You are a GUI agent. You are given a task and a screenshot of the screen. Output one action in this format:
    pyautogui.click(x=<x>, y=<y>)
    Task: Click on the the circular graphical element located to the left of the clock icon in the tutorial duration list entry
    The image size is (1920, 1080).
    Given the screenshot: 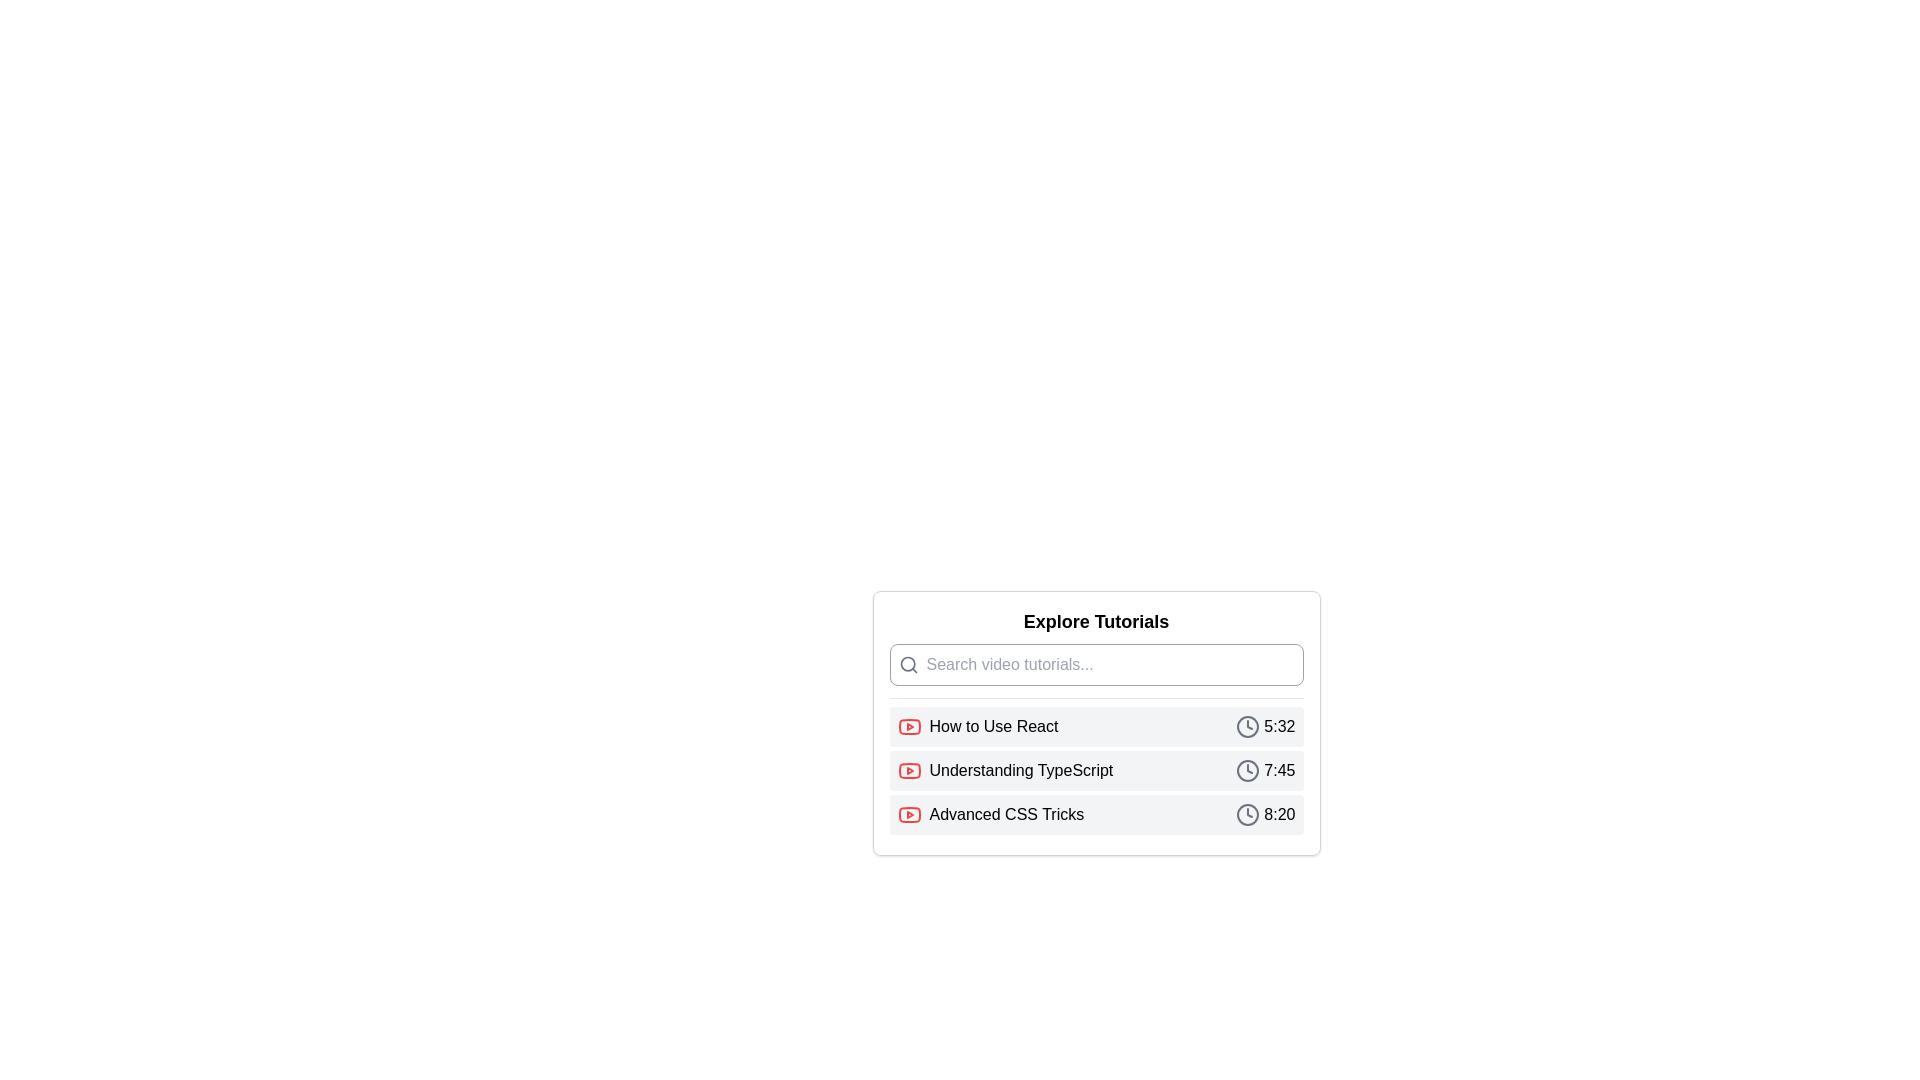 What is the action you would take?
    pyautogui.click(x=1247, y=726)
    